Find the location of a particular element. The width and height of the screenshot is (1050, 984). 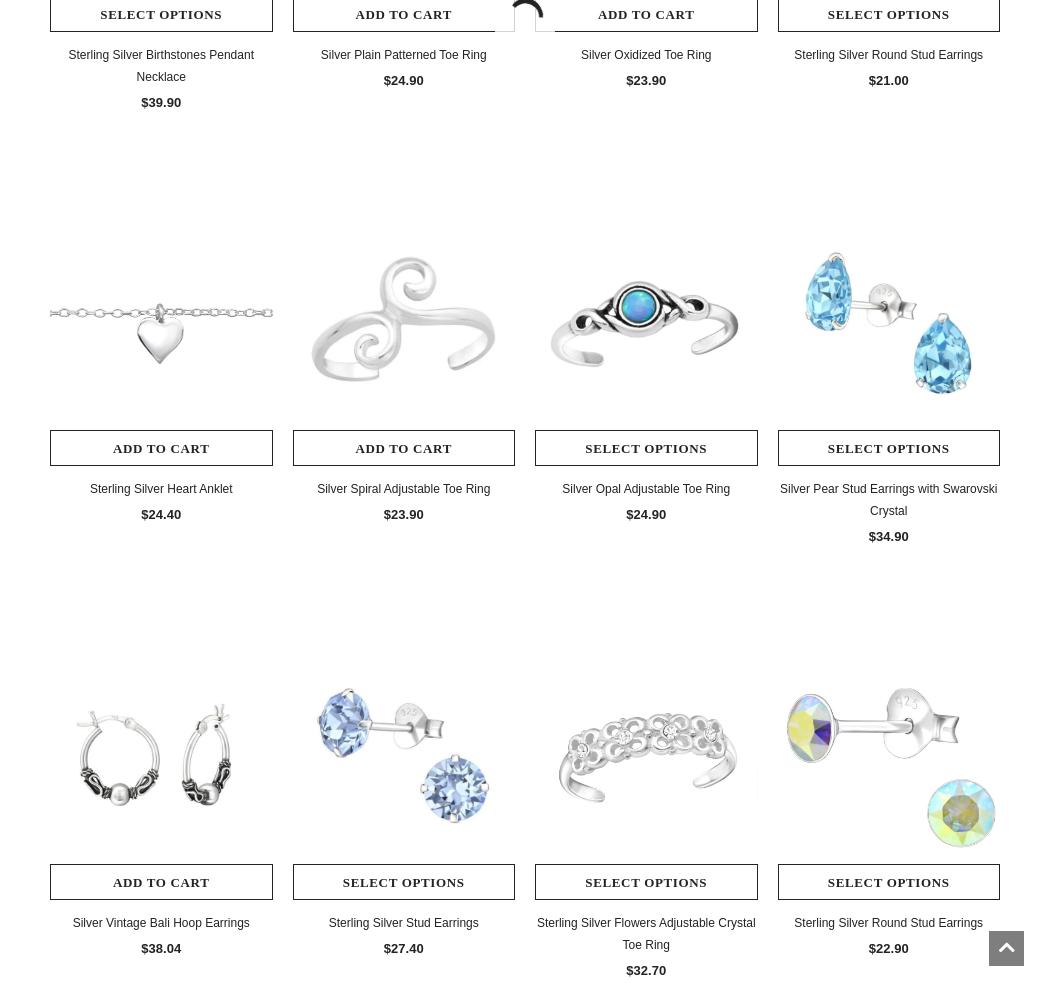

'$24.40' is located at coordinates (140, 512).